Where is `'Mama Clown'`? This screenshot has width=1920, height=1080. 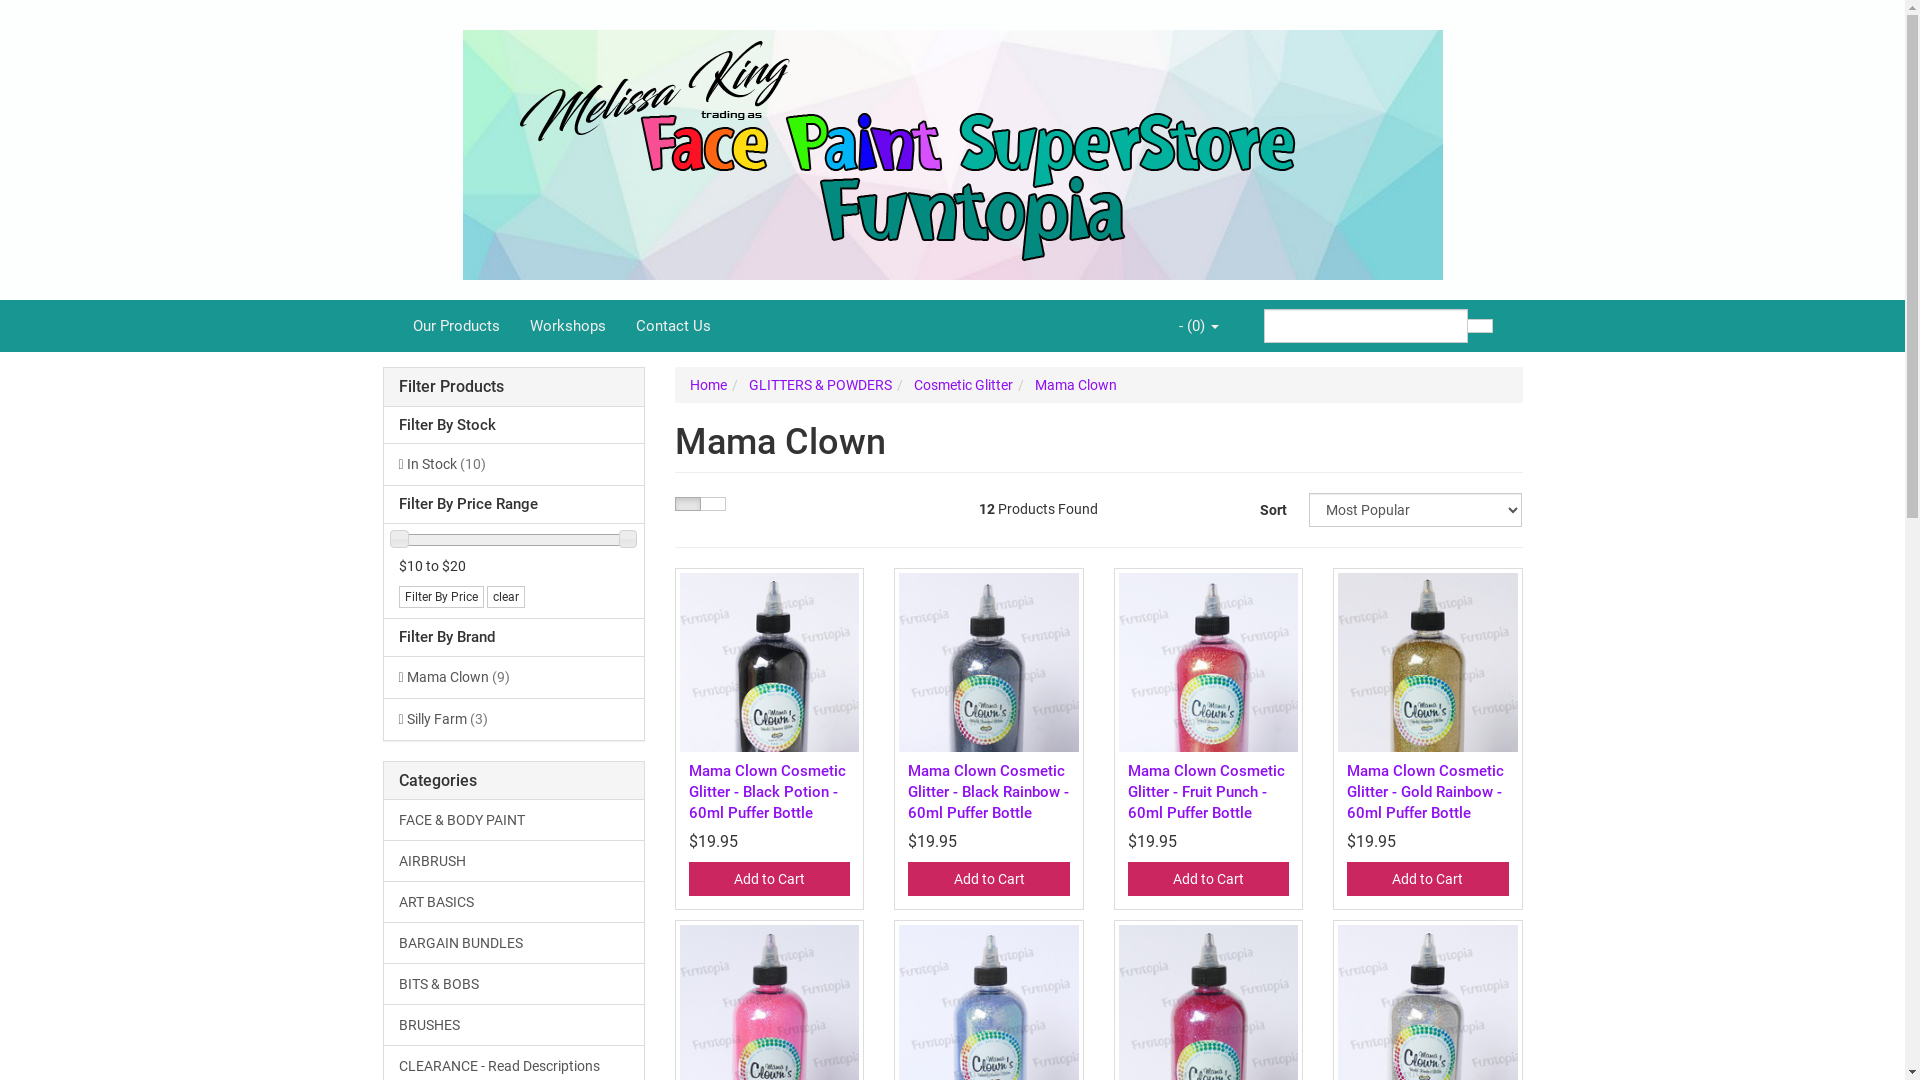 'Mama Clown' is located at coordinates (1074, 385).